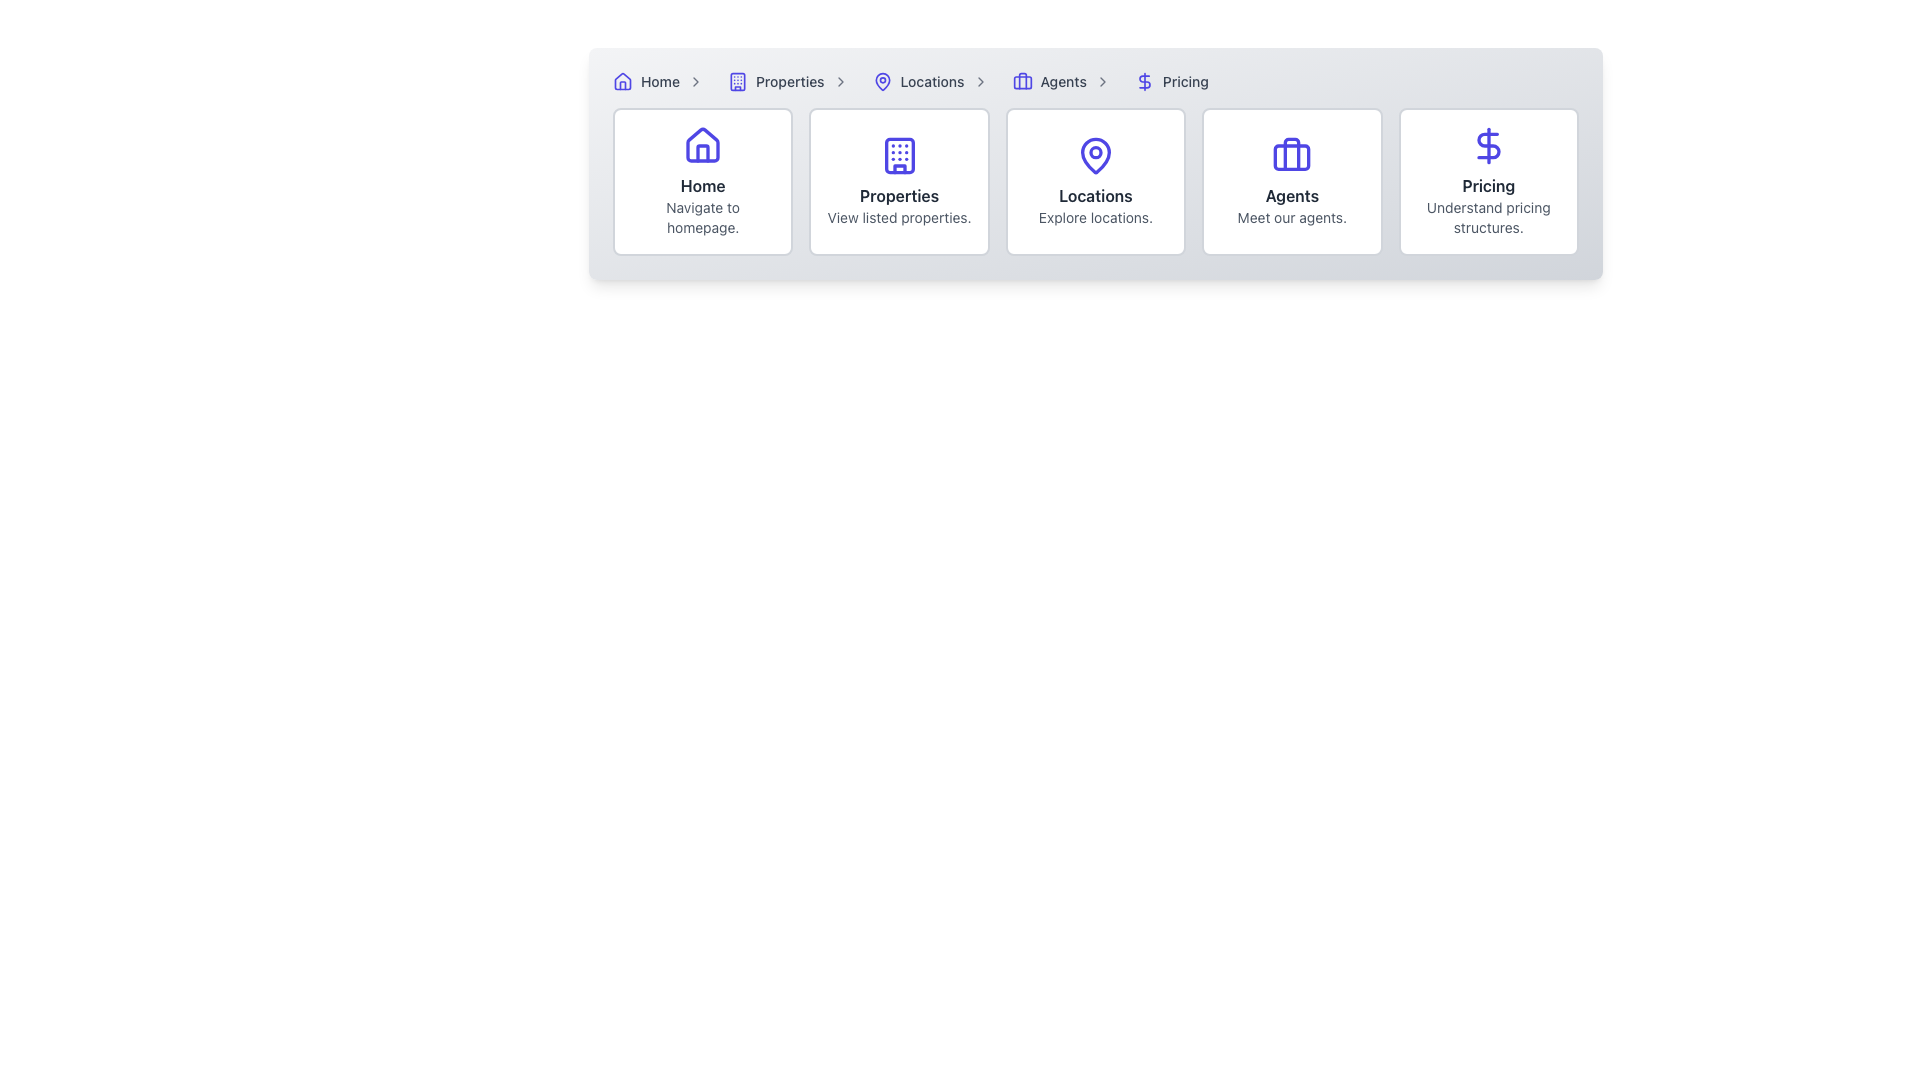  I want to click on the 'Properties' navigational link in the breadcrumb navigation bar, so click(791, 80).